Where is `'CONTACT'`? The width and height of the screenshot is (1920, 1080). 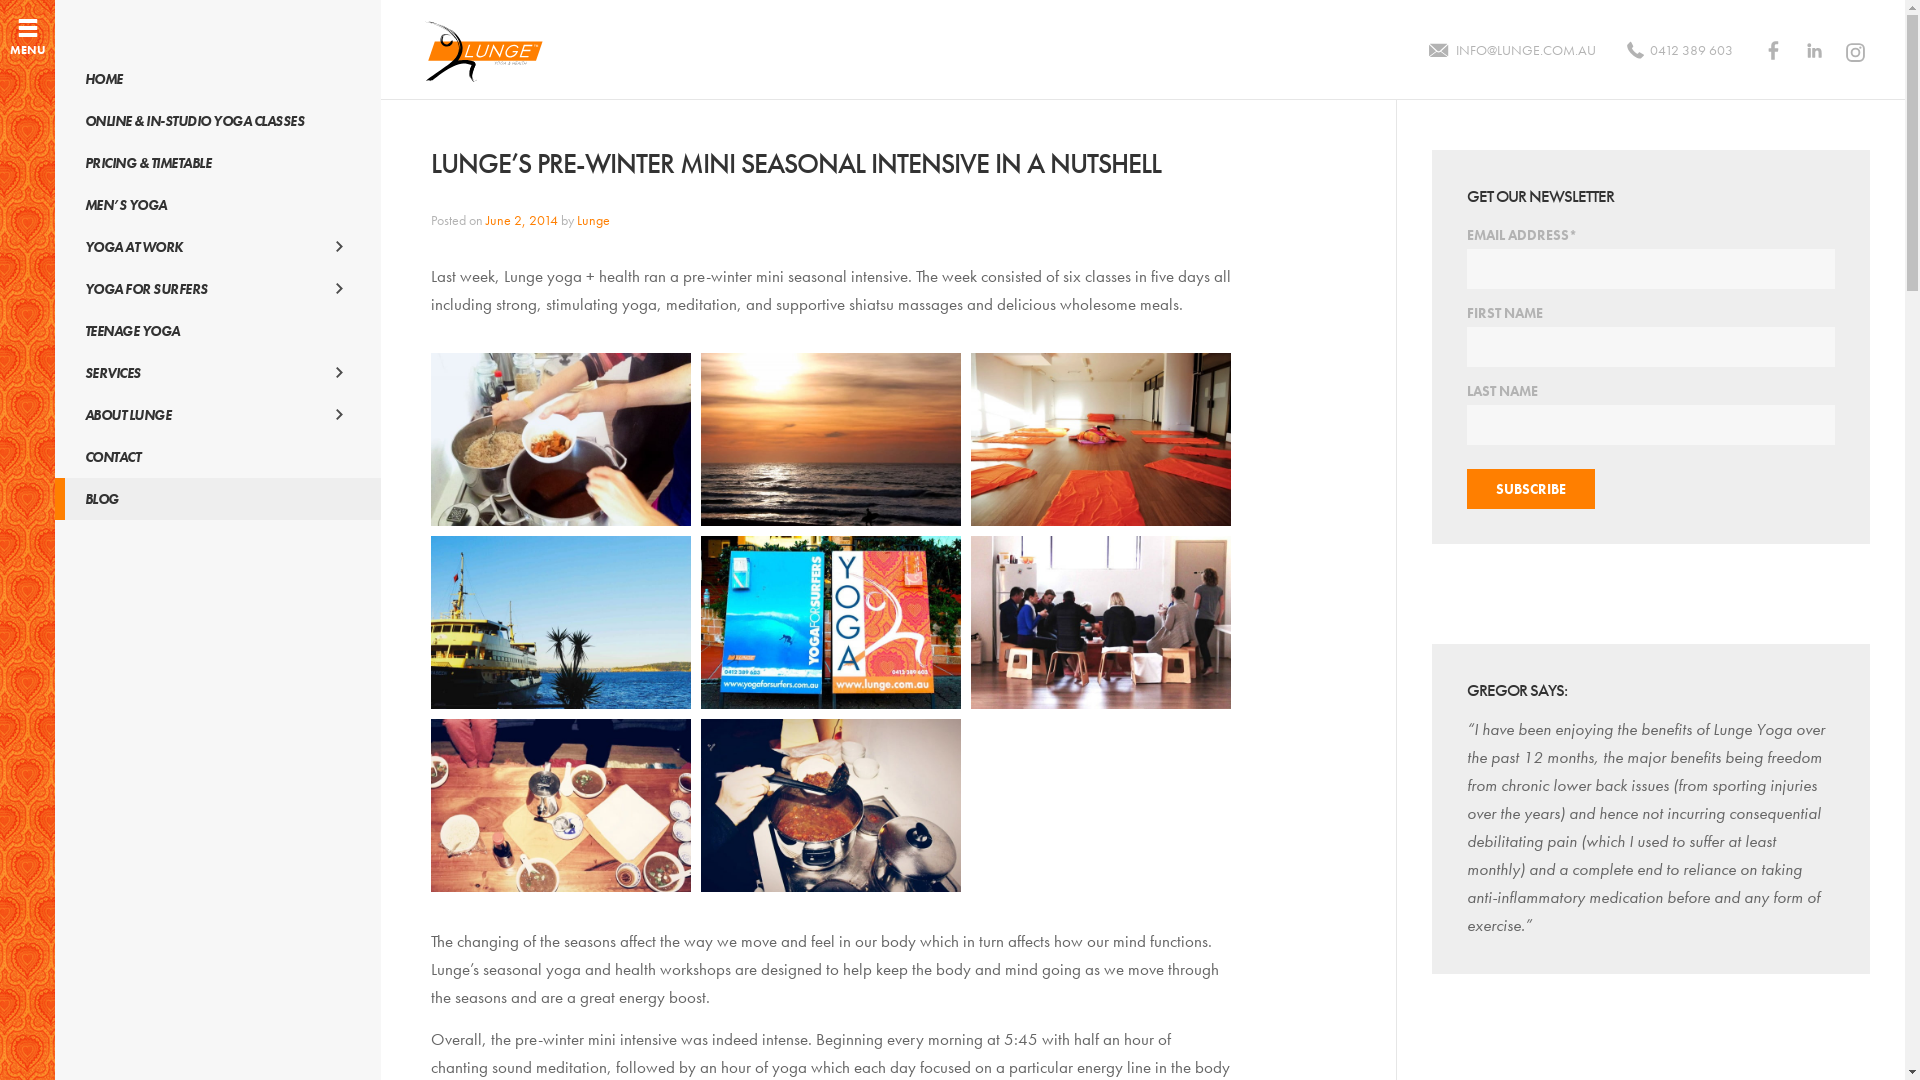
'CONTACT' is located at coordinates (217, 456).